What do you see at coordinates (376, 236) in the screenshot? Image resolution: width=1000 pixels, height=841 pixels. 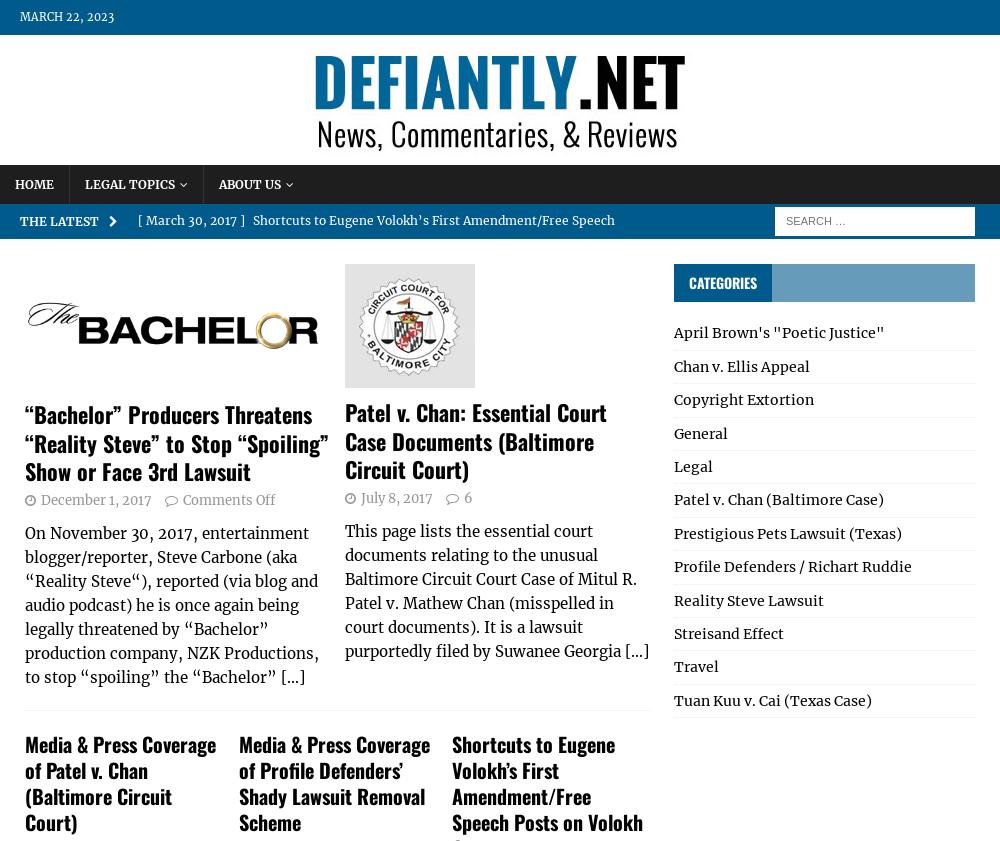 I see `'Shortcuts to Eugene Volokh’s First Amendment/Free Speech Posts on Volokh Conspiracy'` at bounding box center [376, 236].